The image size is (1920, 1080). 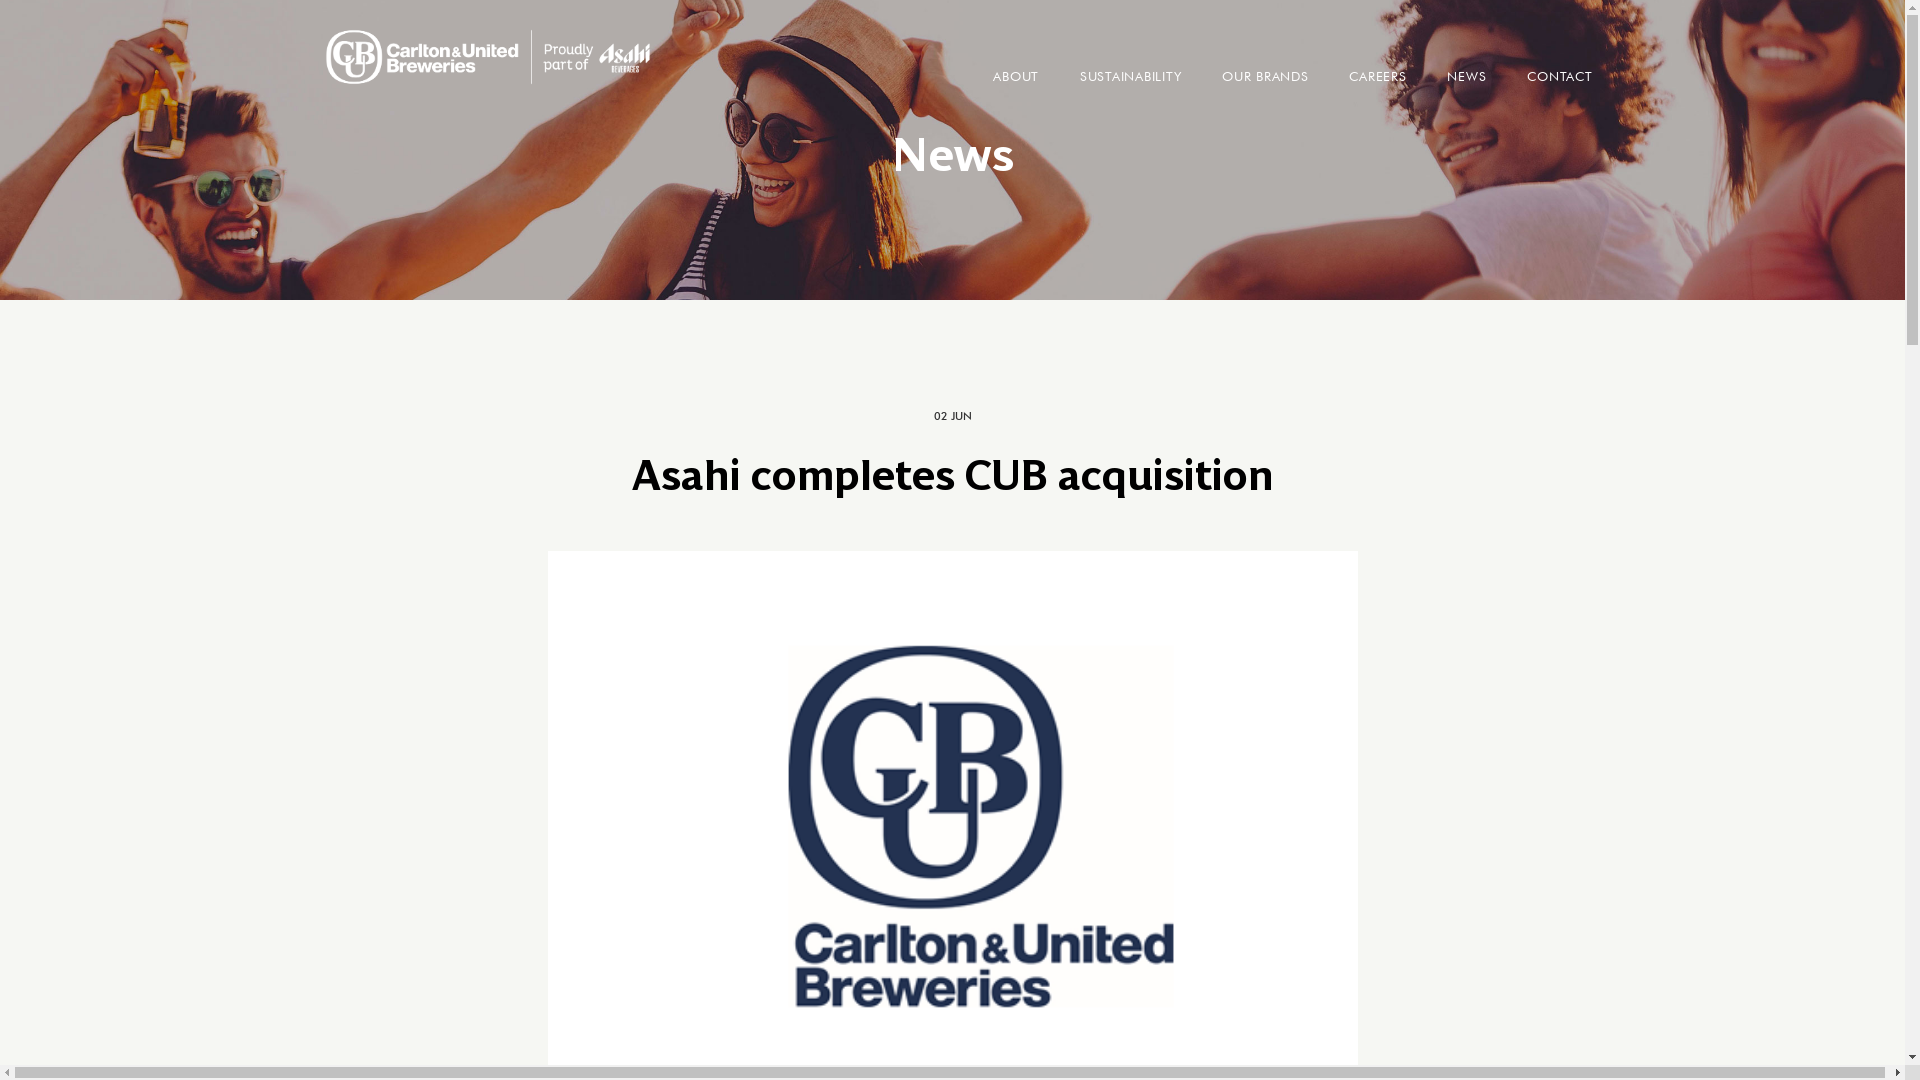 What do you see at coordinates (1131, 83) in the screenshot?
I see `'SUSTAINABILITY'` at bounding box center [1131, 83].